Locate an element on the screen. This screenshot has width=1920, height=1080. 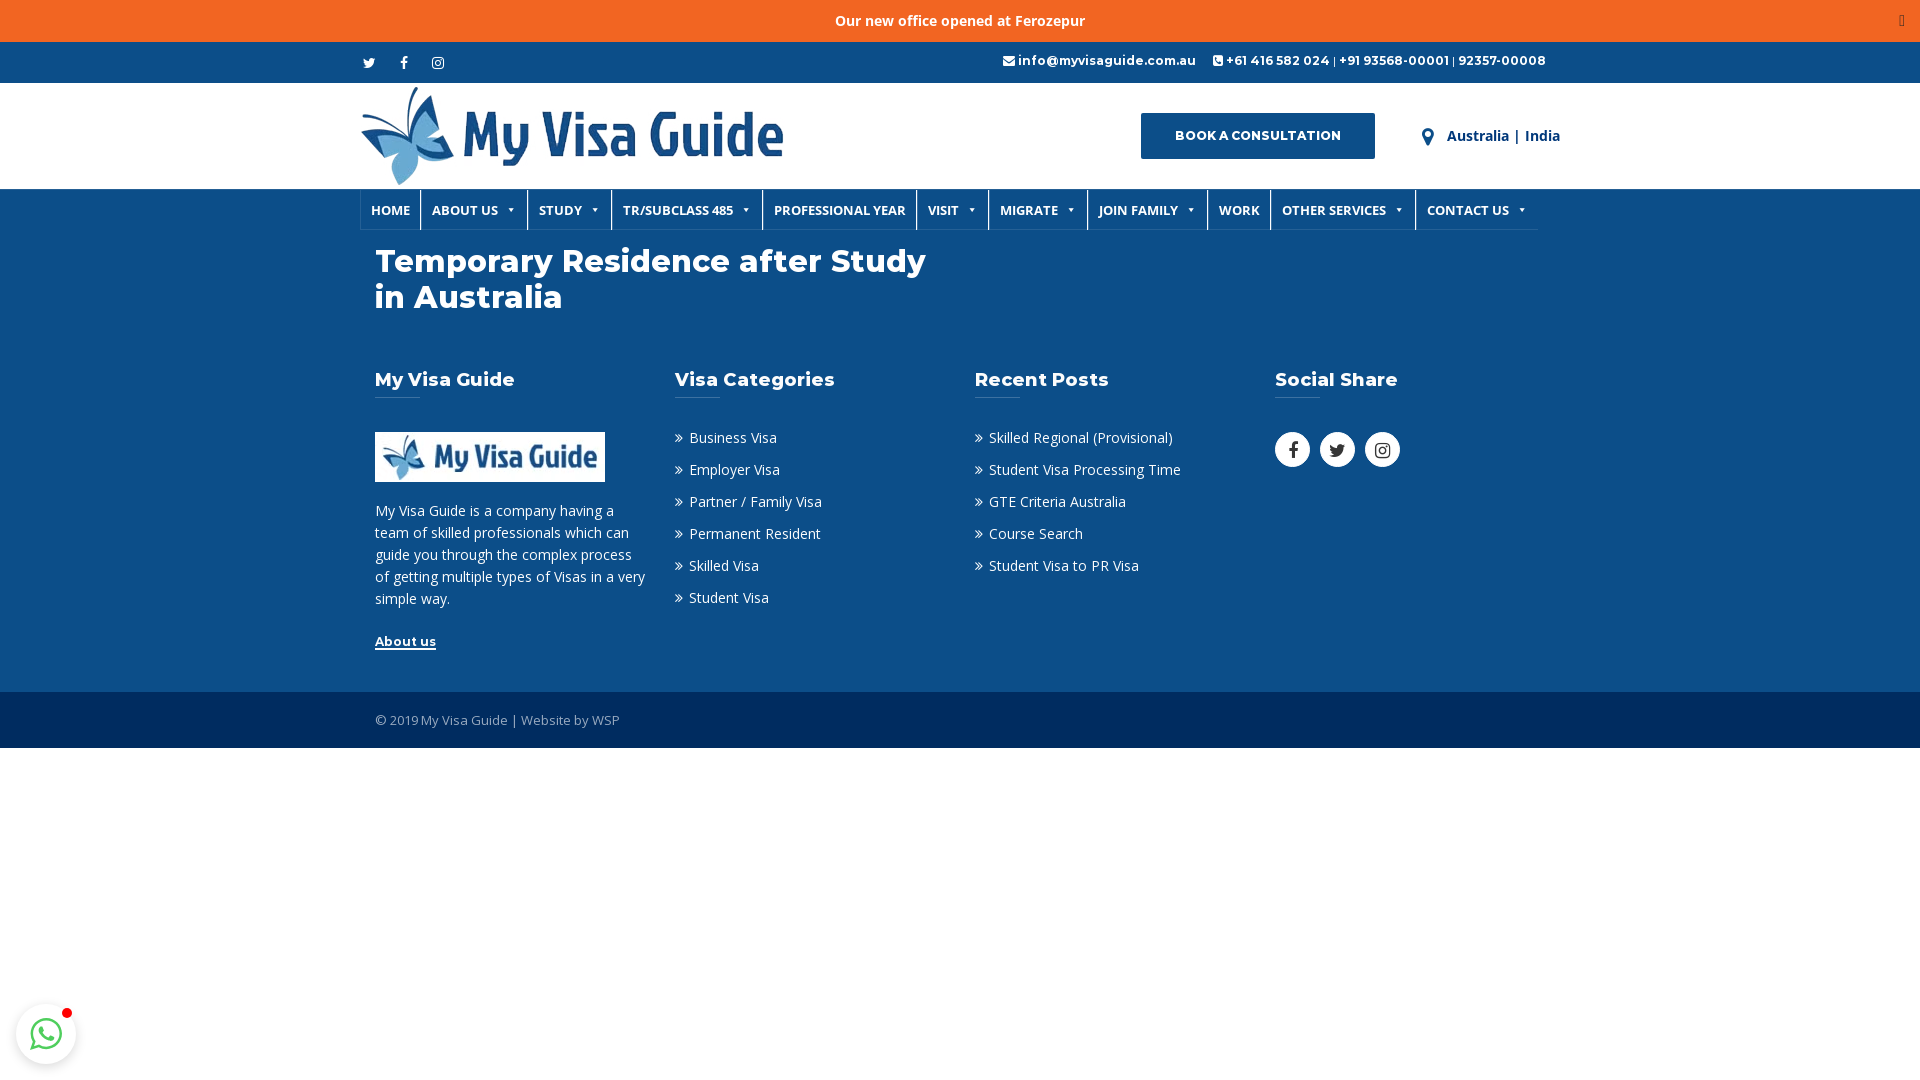
'STUDY' is located at coordinates (568, 209).